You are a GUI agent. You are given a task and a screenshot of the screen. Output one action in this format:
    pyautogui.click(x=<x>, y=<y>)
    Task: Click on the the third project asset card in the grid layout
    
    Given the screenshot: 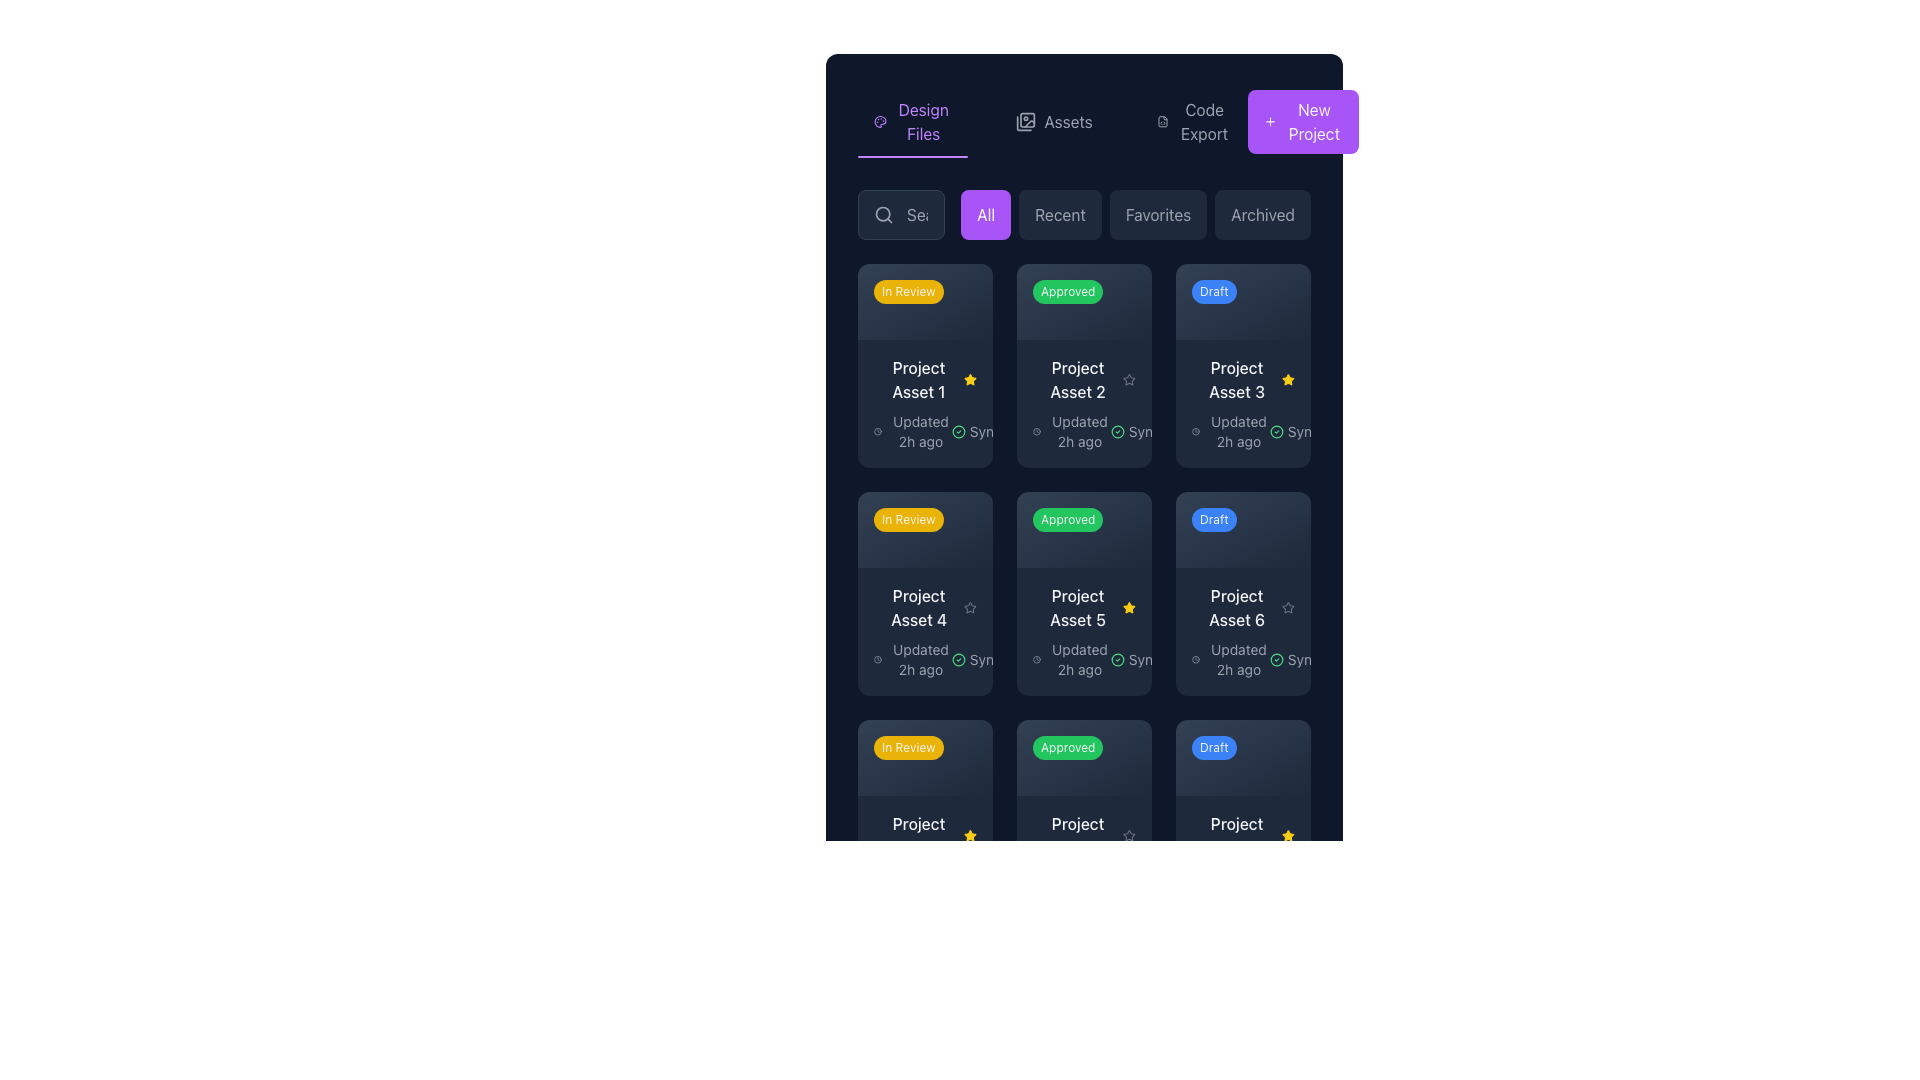 What is the action you would take?
    pyautogui.click(x=1242, y=366)
    